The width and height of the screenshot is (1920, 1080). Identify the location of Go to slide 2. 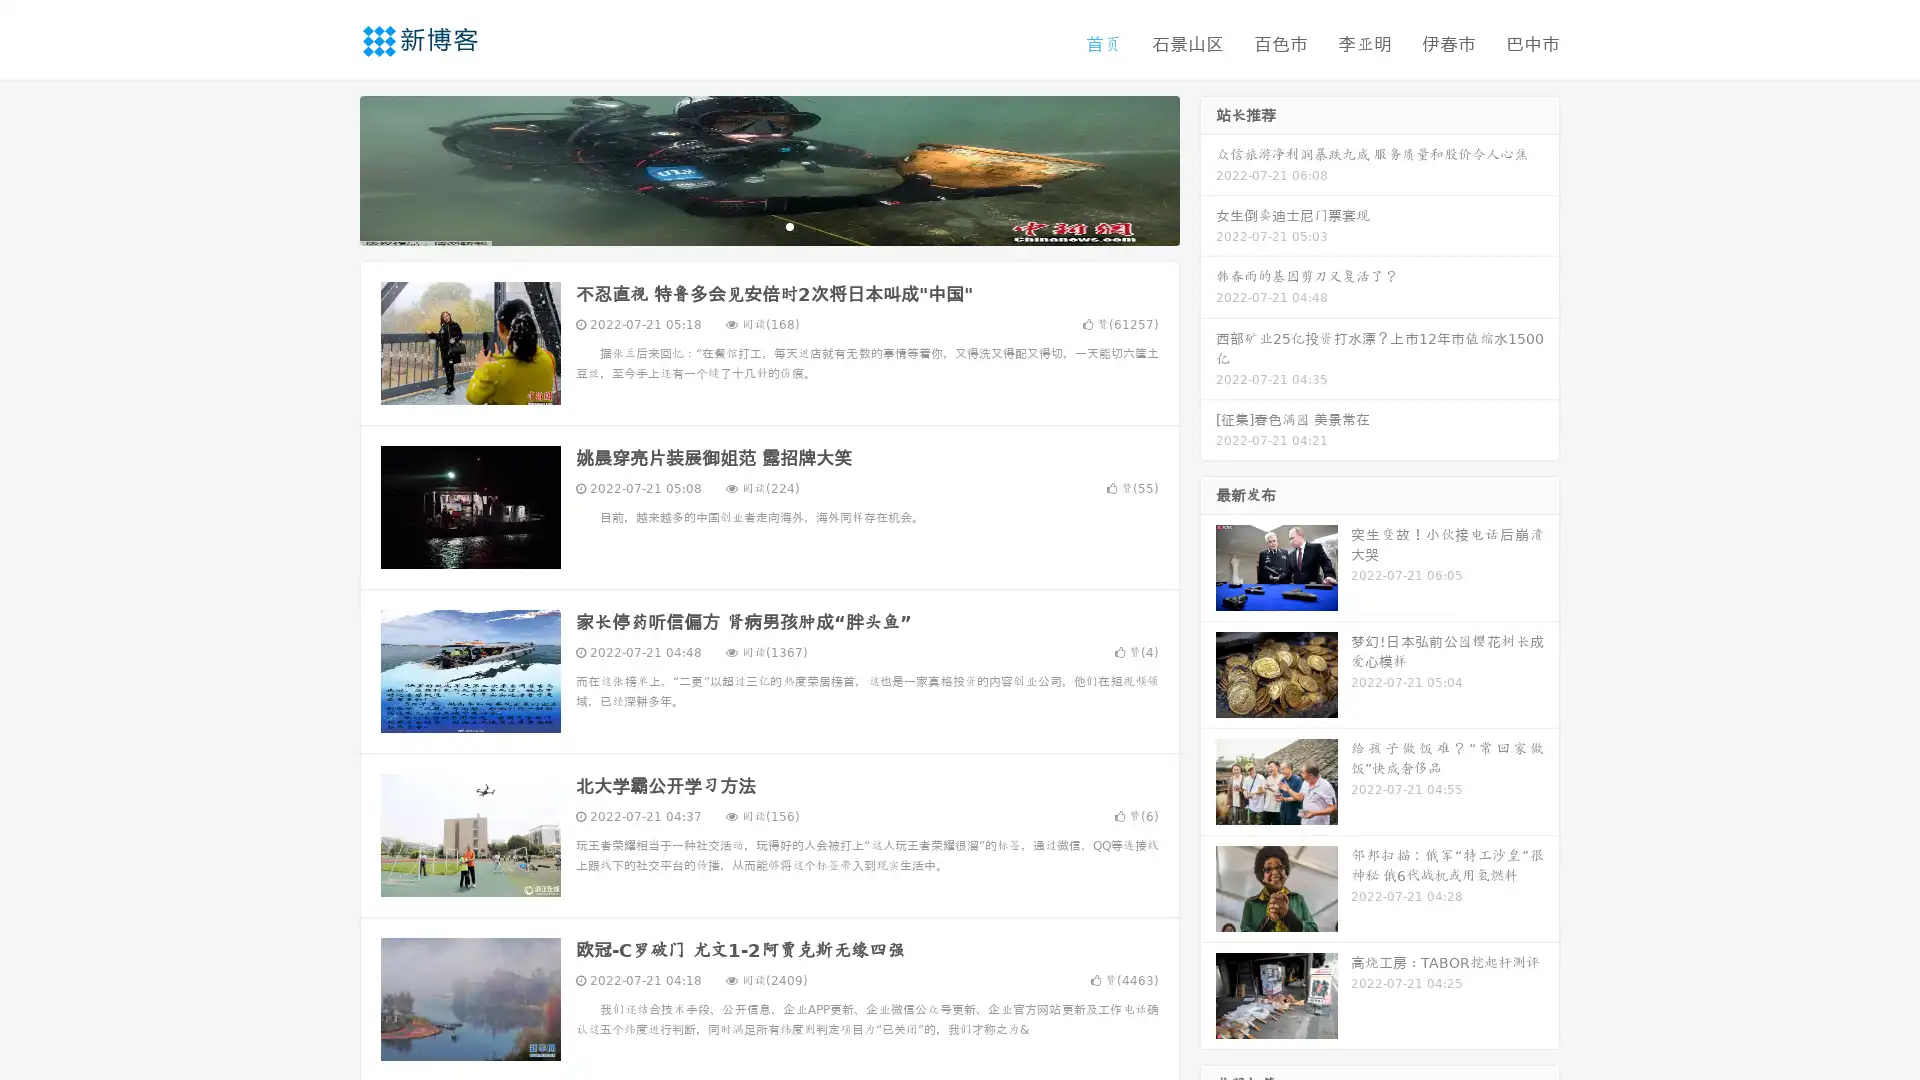
(768, 225).